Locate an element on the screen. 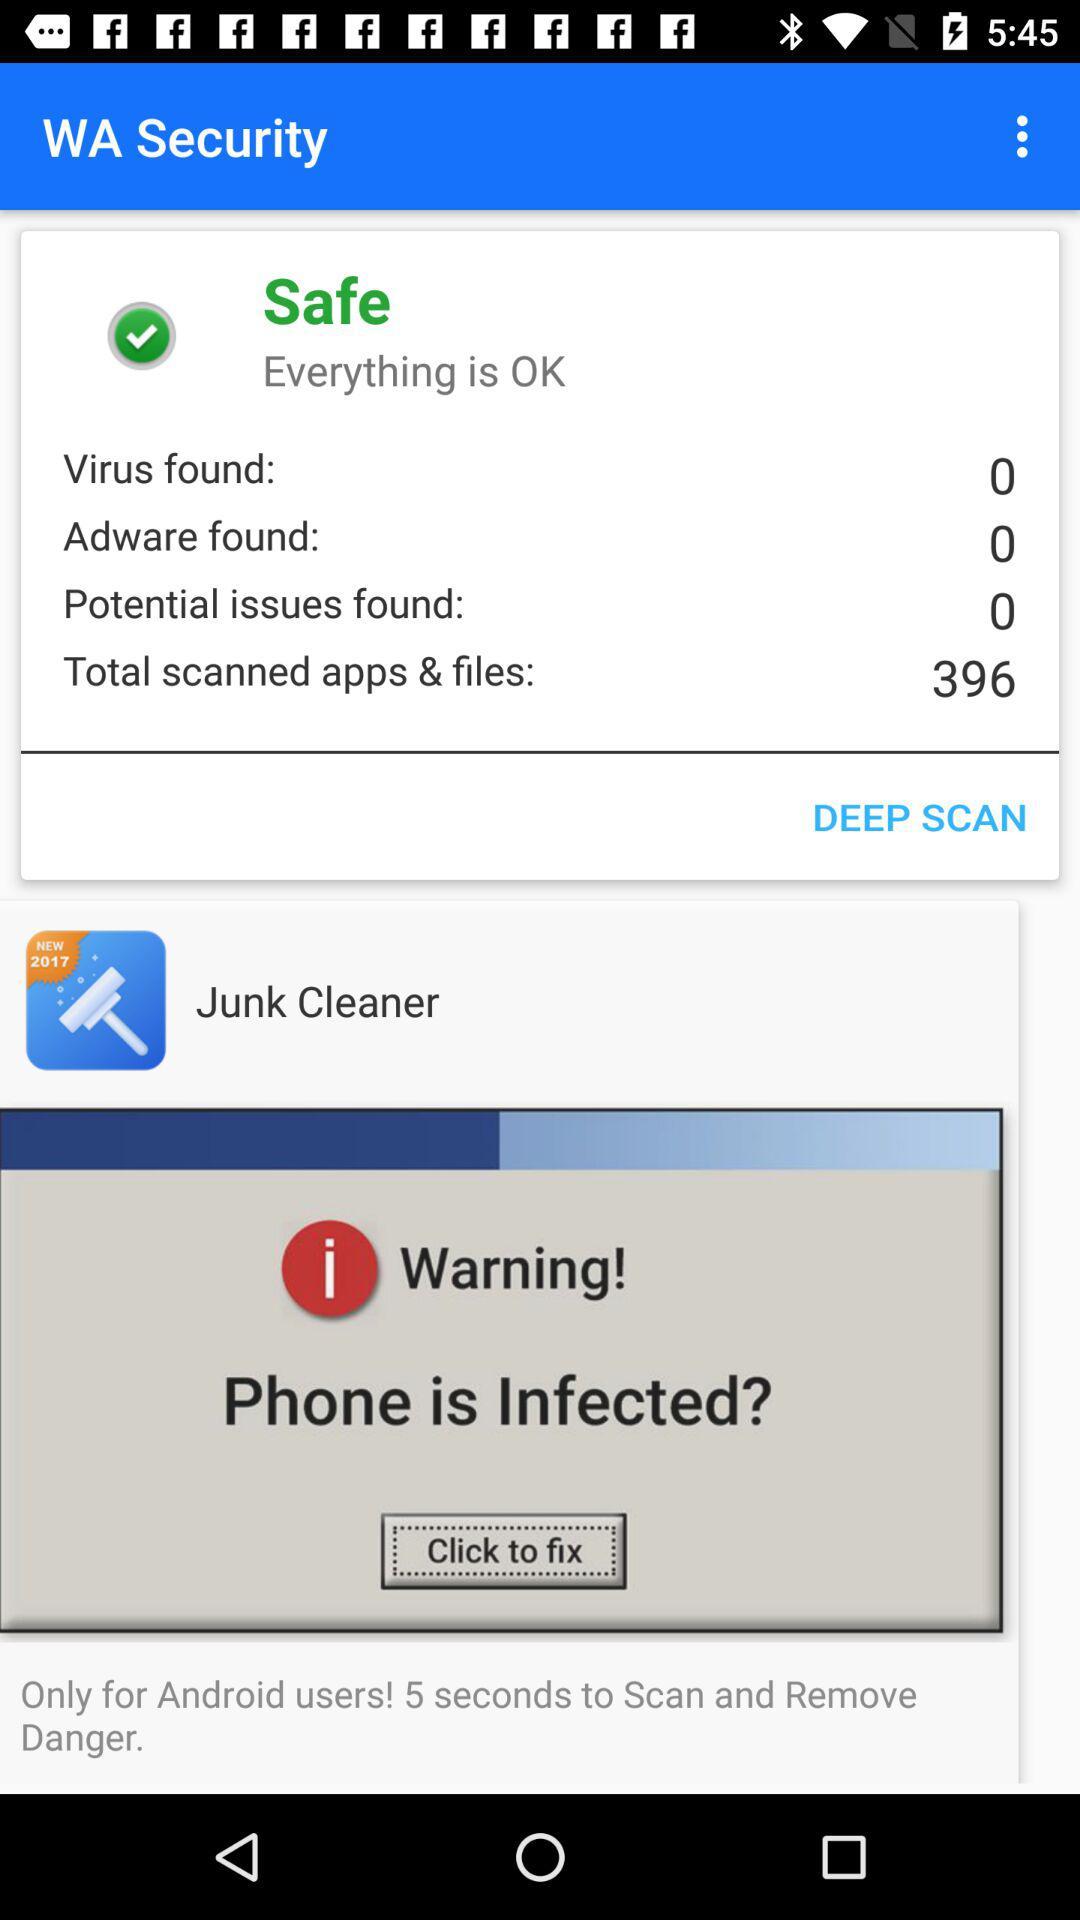  app page of displayed app is located at coordinates (135, 1000).